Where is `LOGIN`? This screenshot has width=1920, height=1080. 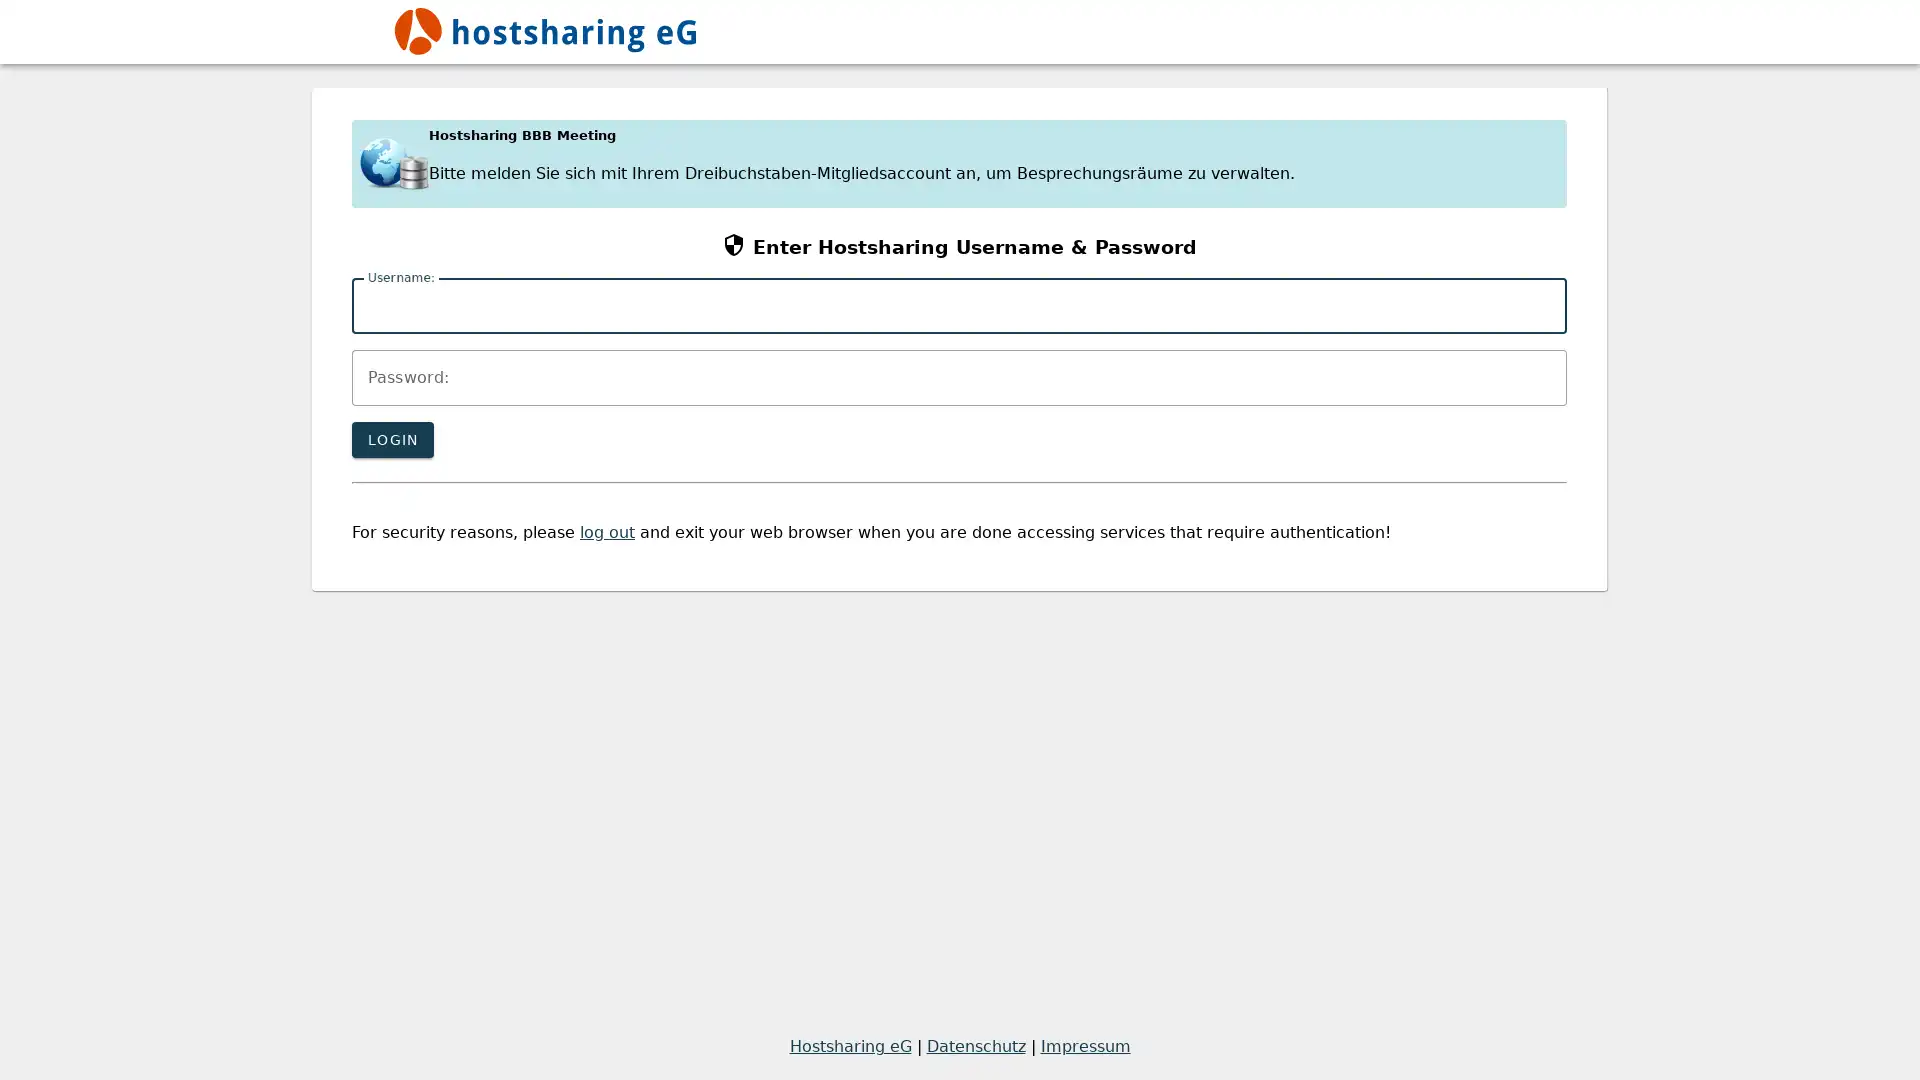 LOGIN is located at coordinates (393, 438).